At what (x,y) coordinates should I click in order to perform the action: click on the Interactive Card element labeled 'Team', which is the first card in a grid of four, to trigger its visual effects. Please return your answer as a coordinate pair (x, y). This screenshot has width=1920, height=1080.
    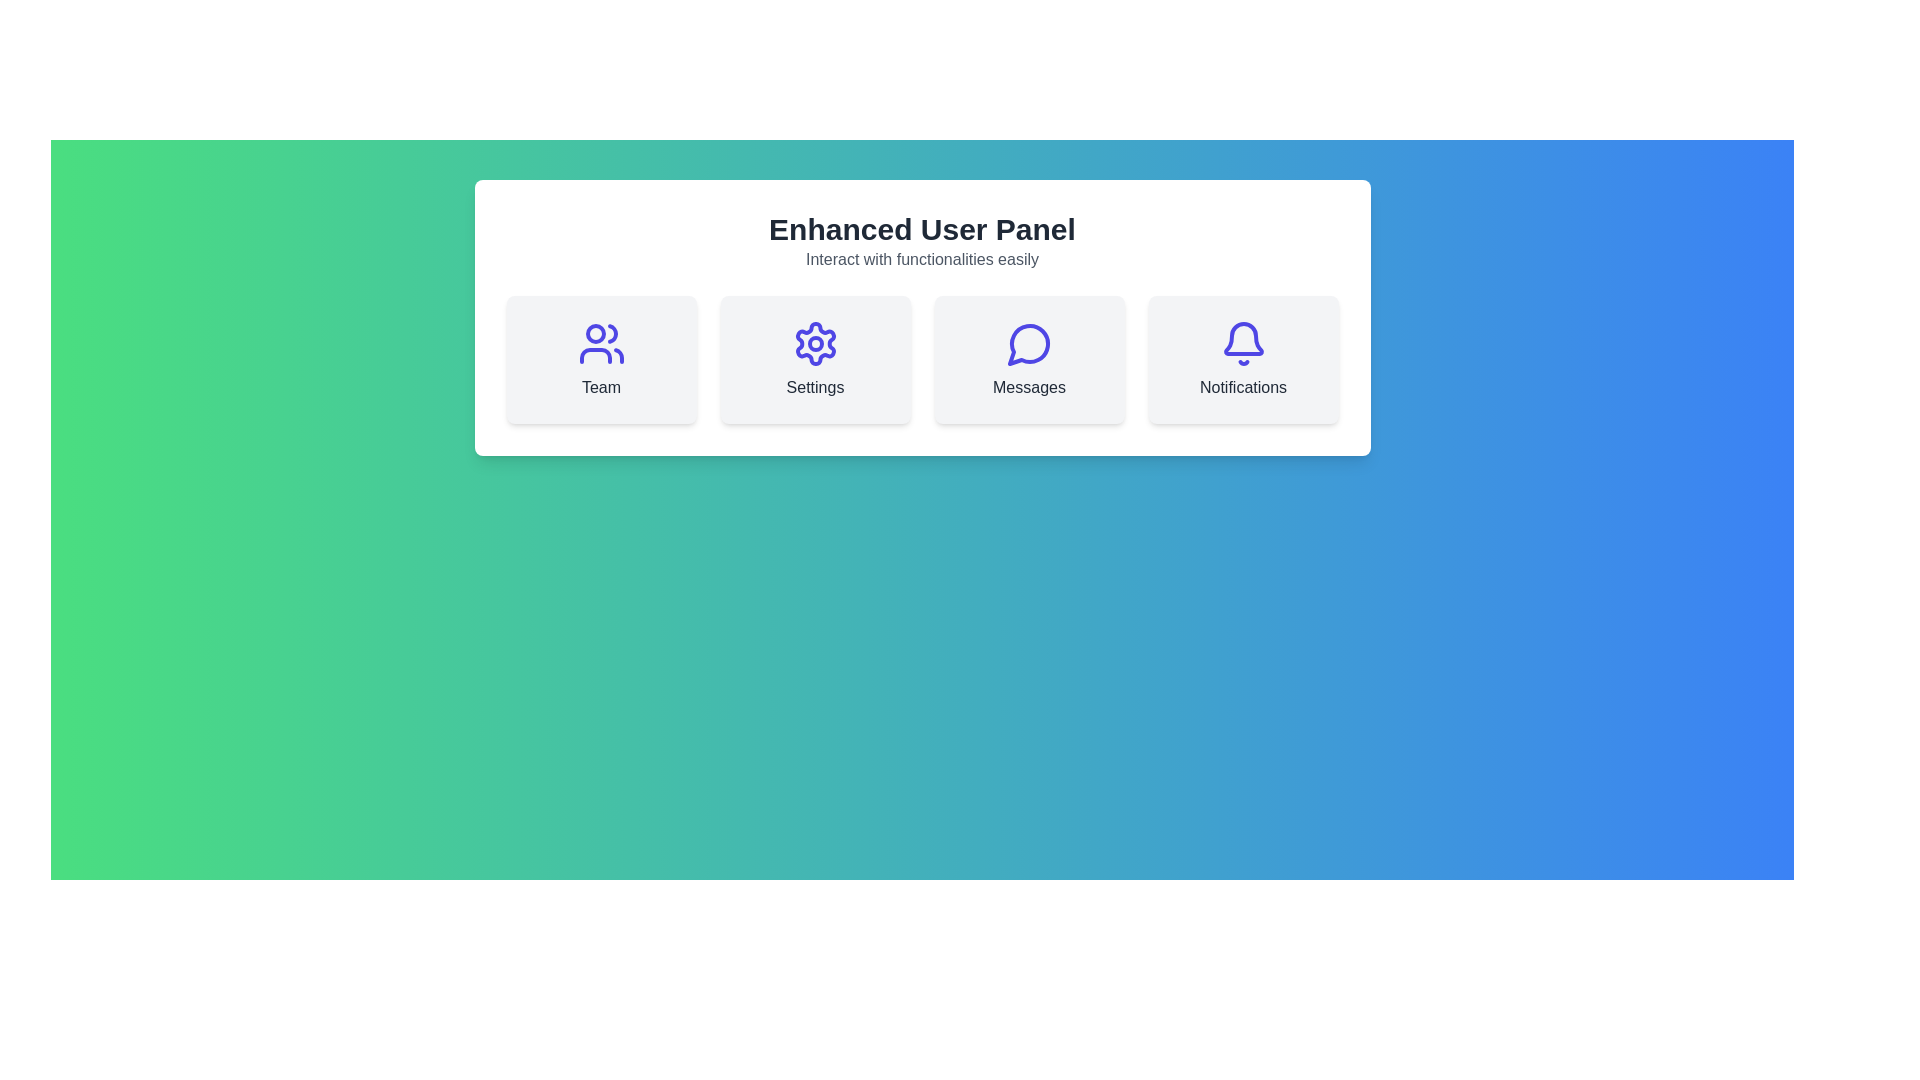
    Looking at the image, I should click on (600, 358).